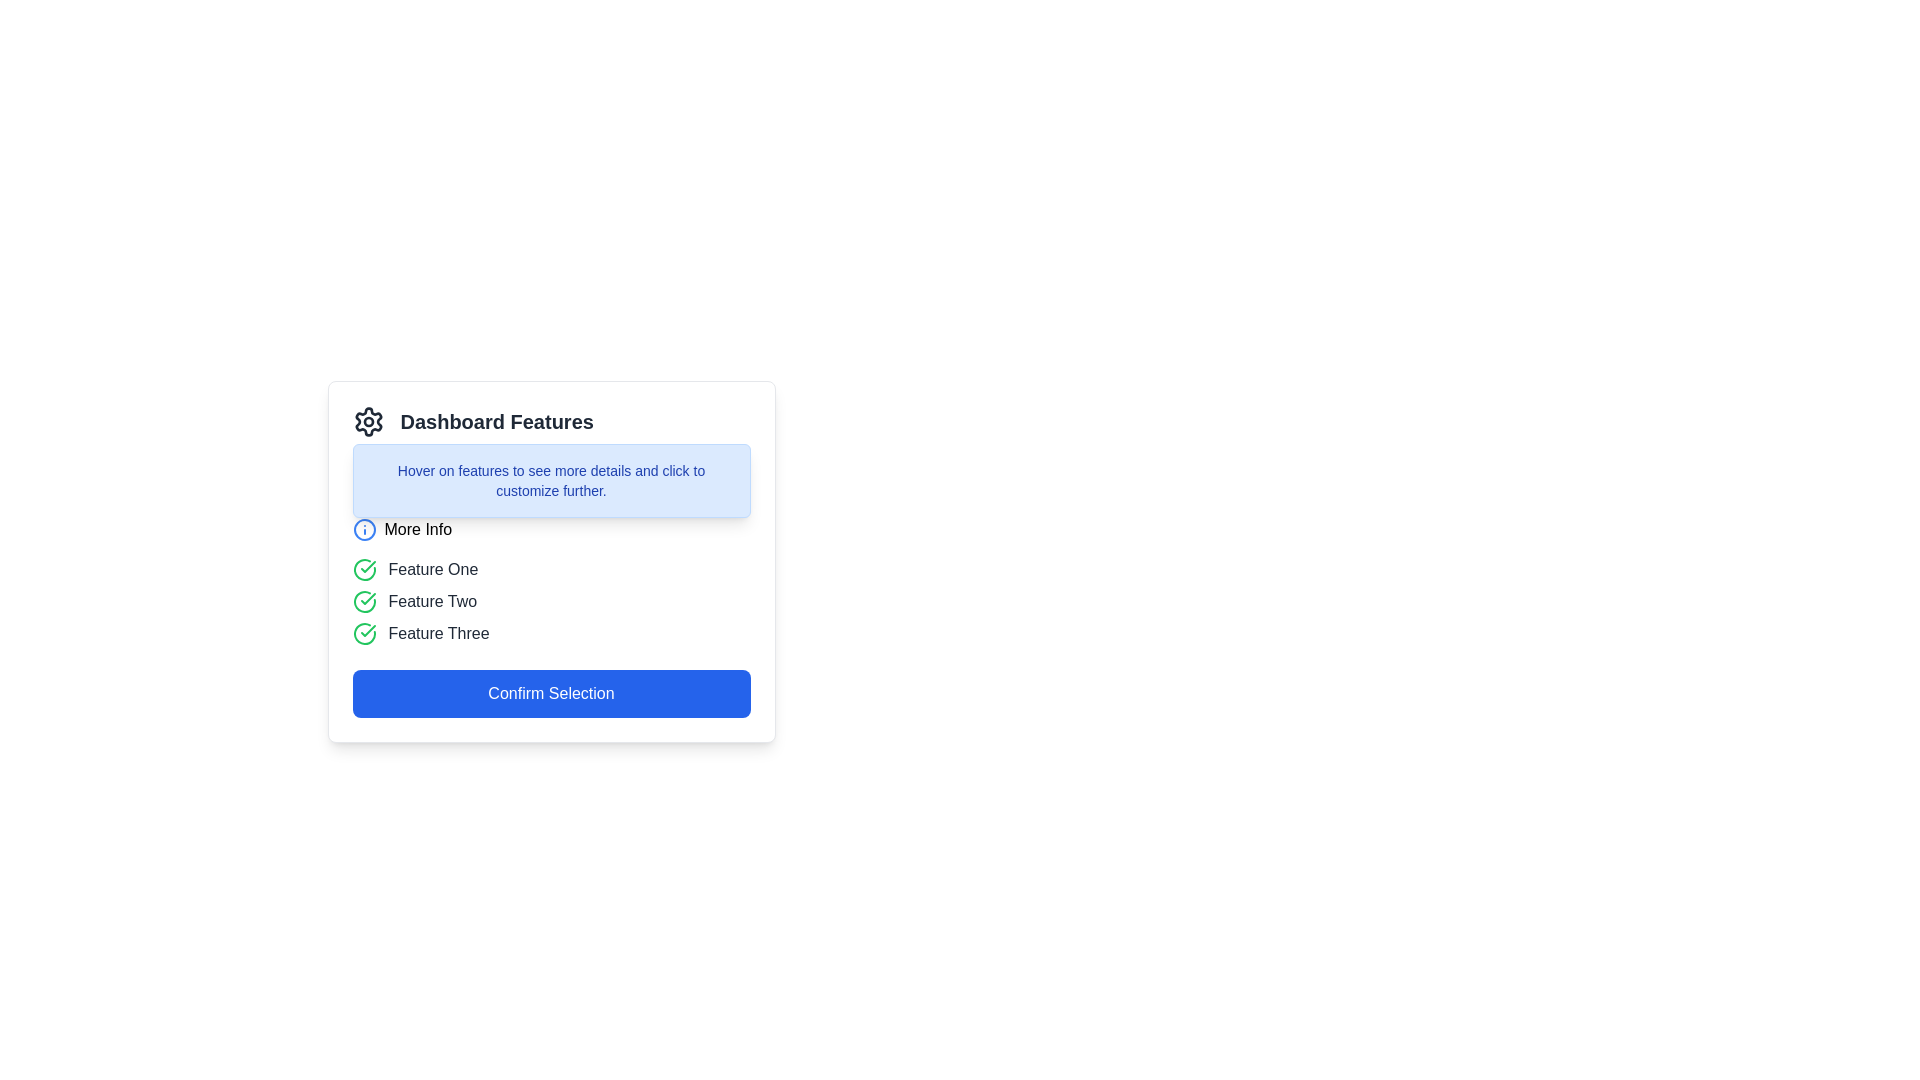 This screenshot has width=1920, height=1080. Describe the element at coordinates (368, 420) in the screenshot. I see `the gear icon, which is styled in dark gray and resembles a settings symbol, located at the top left of the card adjacent to 'Dashboard Features'` at that location.